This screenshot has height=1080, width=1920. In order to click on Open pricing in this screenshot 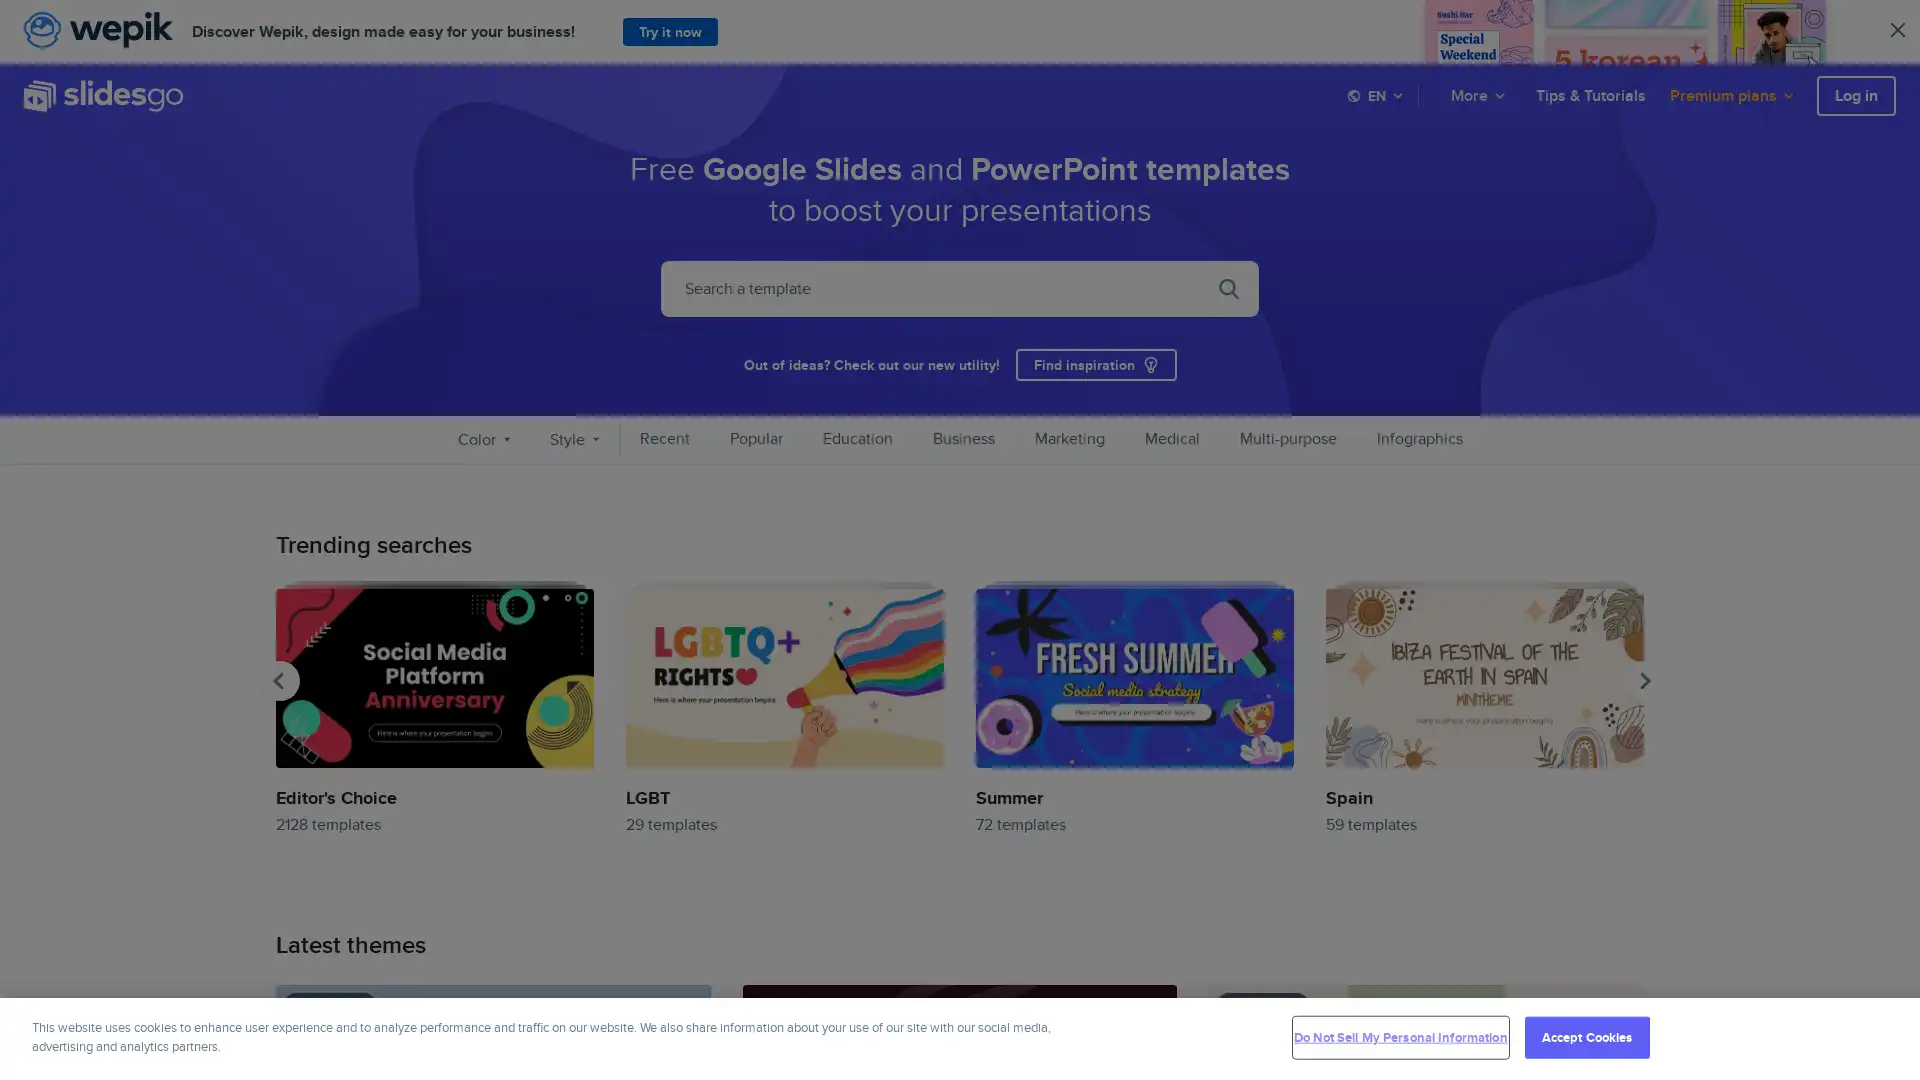, I will do `click(1732, 95)`.